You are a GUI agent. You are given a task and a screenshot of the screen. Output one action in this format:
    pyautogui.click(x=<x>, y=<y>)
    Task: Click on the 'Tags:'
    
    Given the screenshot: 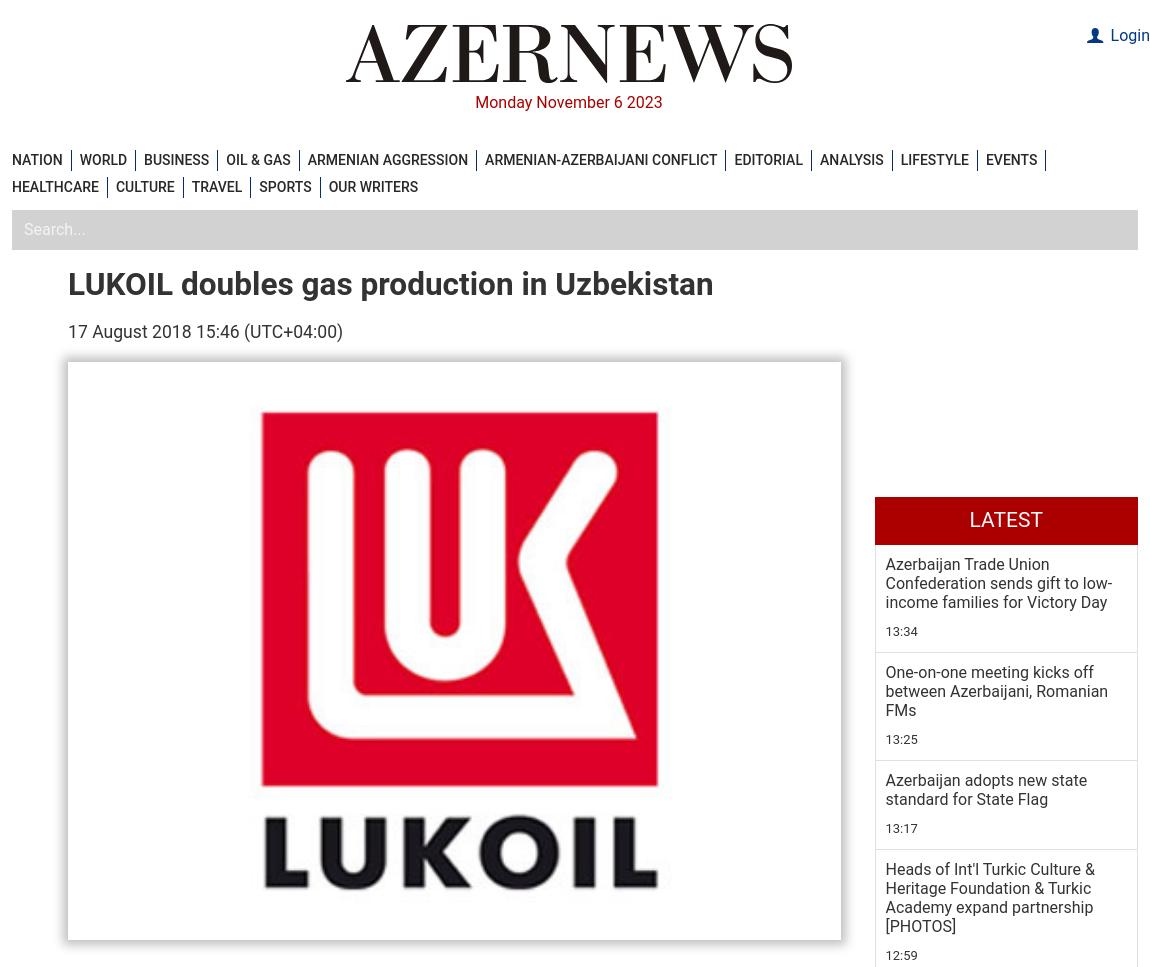 What is the action you would take?
    pyautogui.click(x=89, y=792)
    